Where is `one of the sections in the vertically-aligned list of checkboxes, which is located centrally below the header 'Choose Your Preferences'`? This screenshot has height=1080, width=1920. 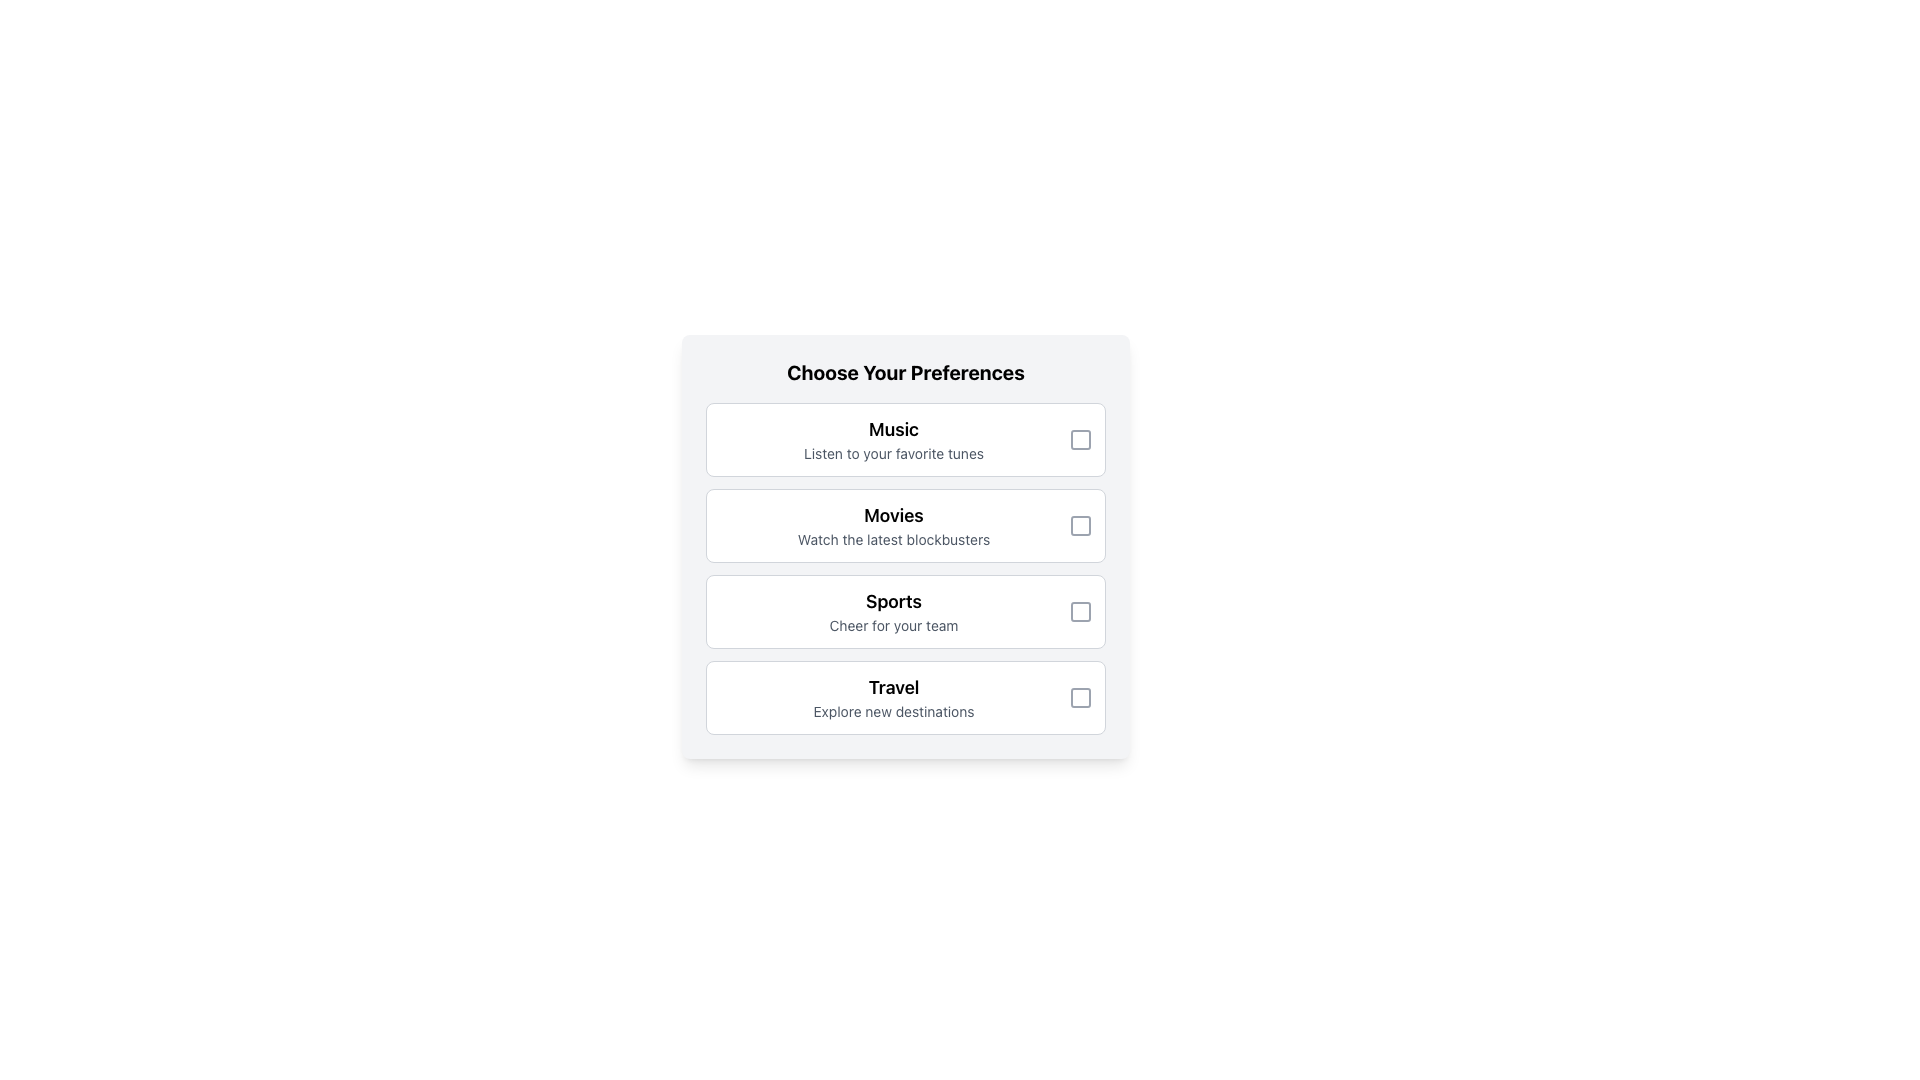 one of the sections in the vertically-aligned list of checkboxes, which is located centrally below the header 'Choose Your Preferences' is located at coordinates (905, 569).